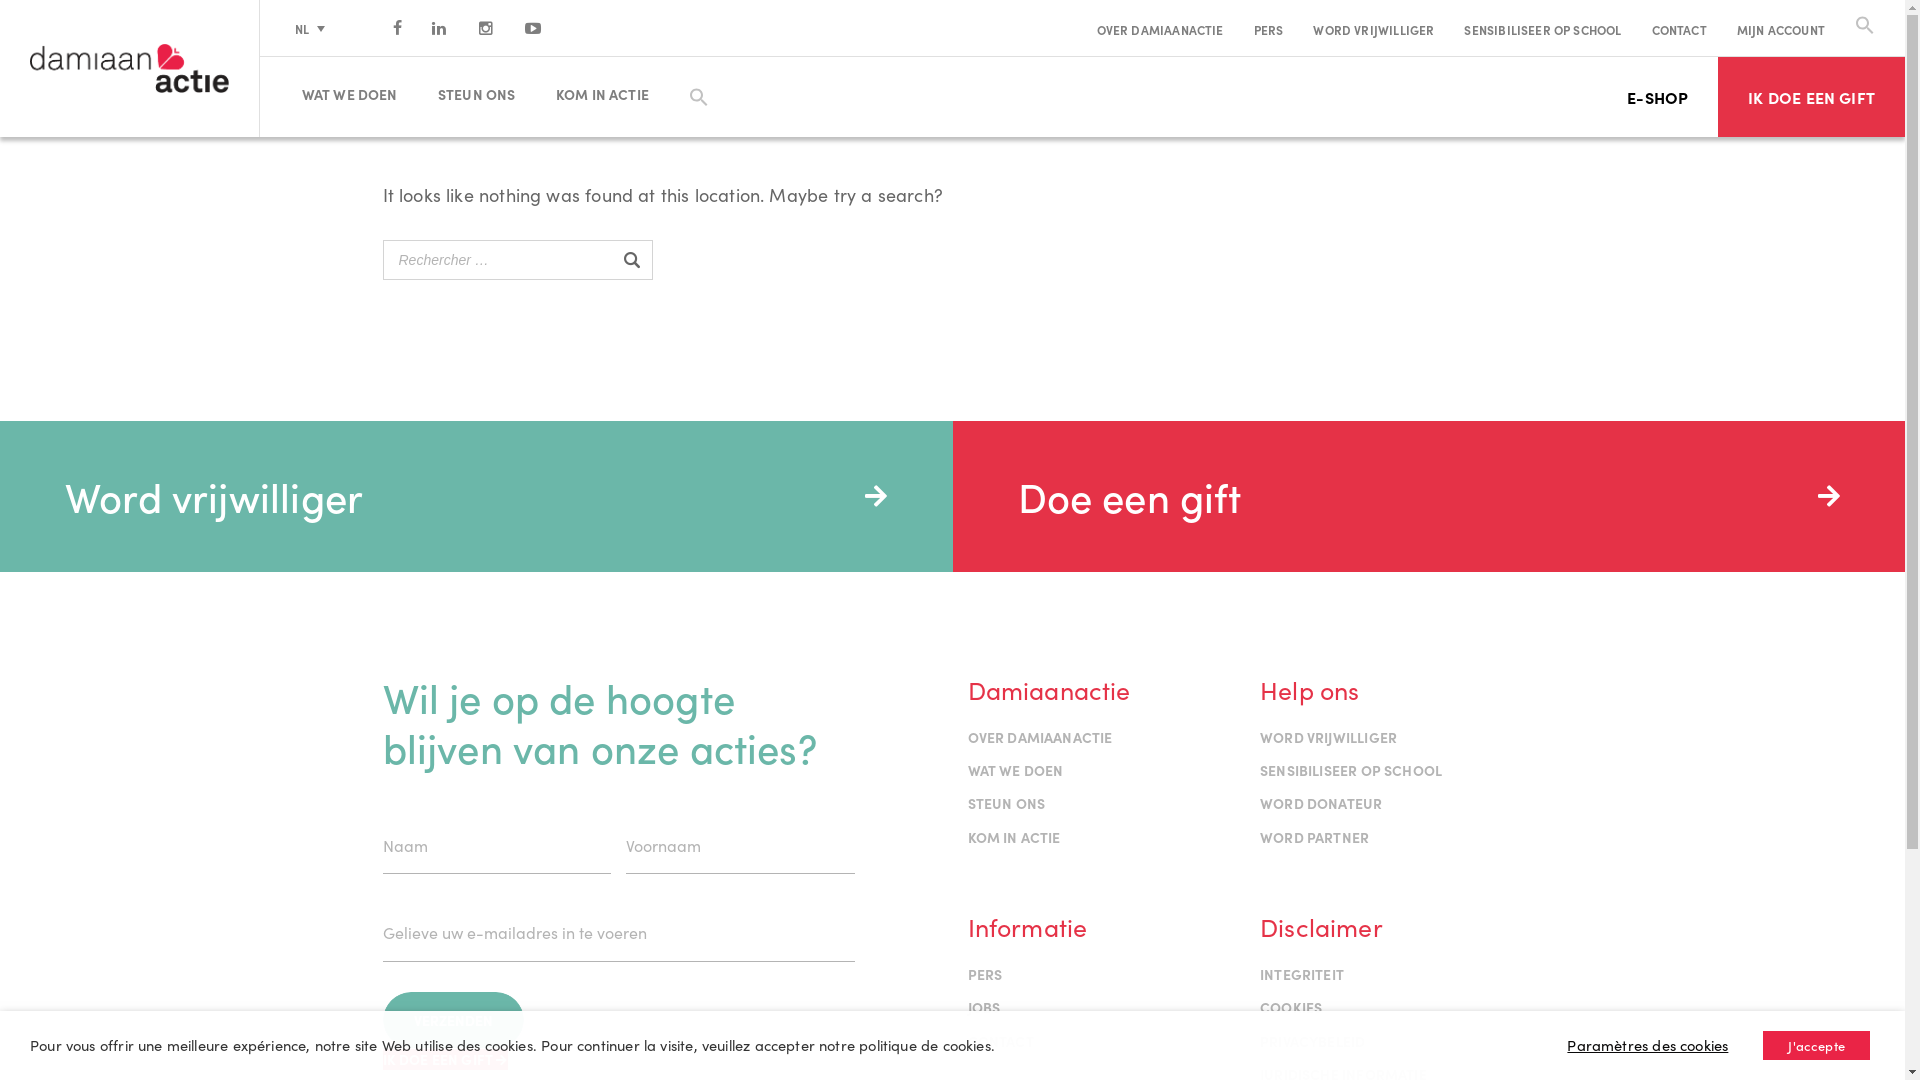  What do you see at coordinates (1258, 837) in the screenshot?
I see `'WORD PARTNER'` at bounding box center [1258, 837].